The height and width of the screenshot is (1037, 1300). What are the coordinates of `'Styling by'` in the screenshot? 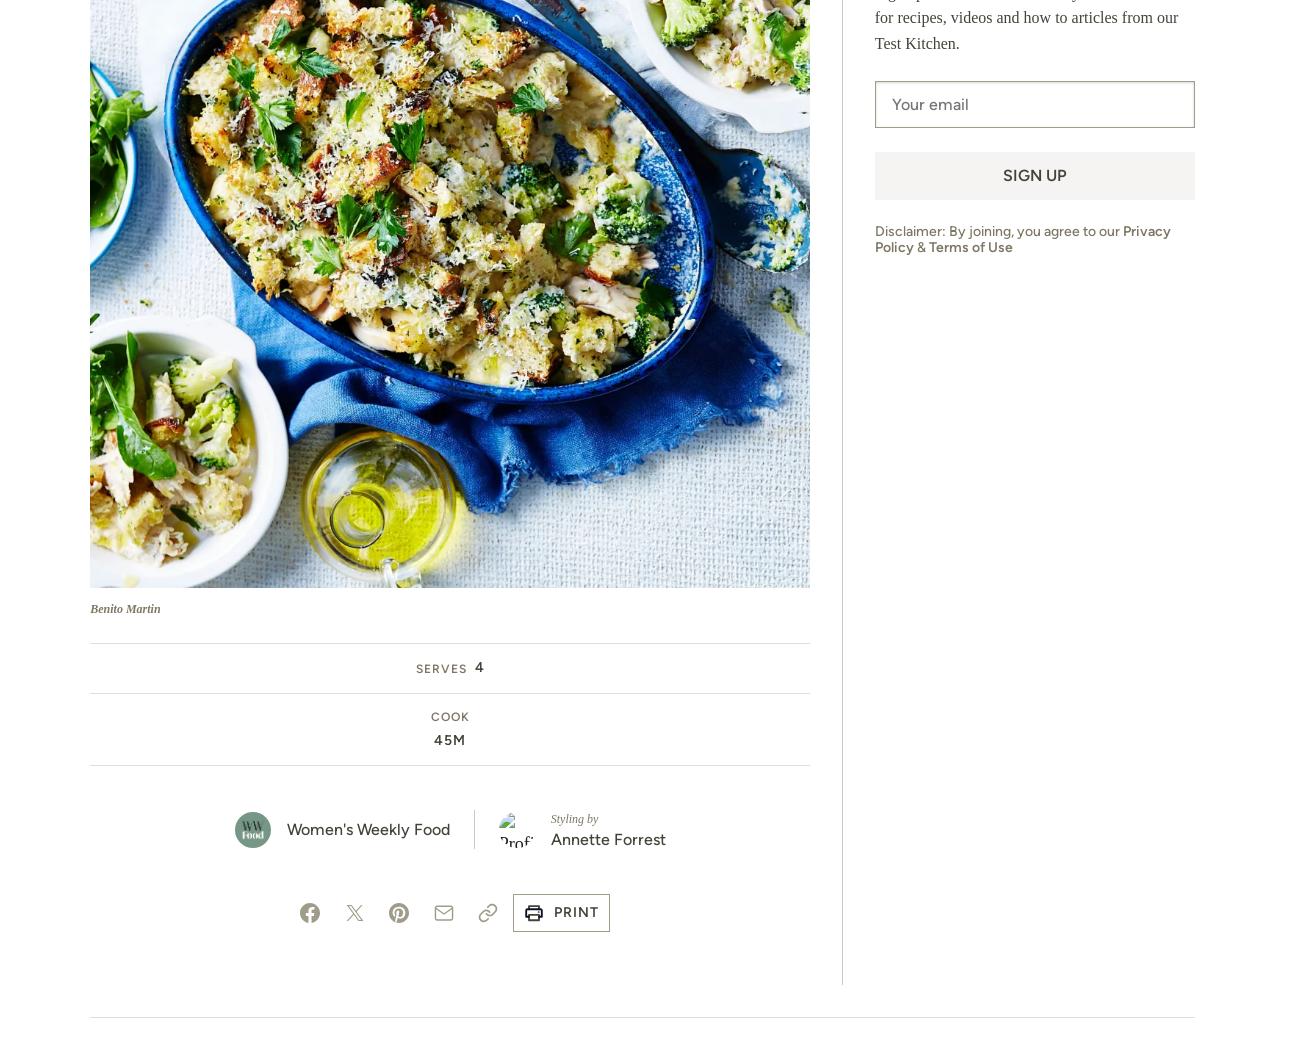 It's located at (572, 819).